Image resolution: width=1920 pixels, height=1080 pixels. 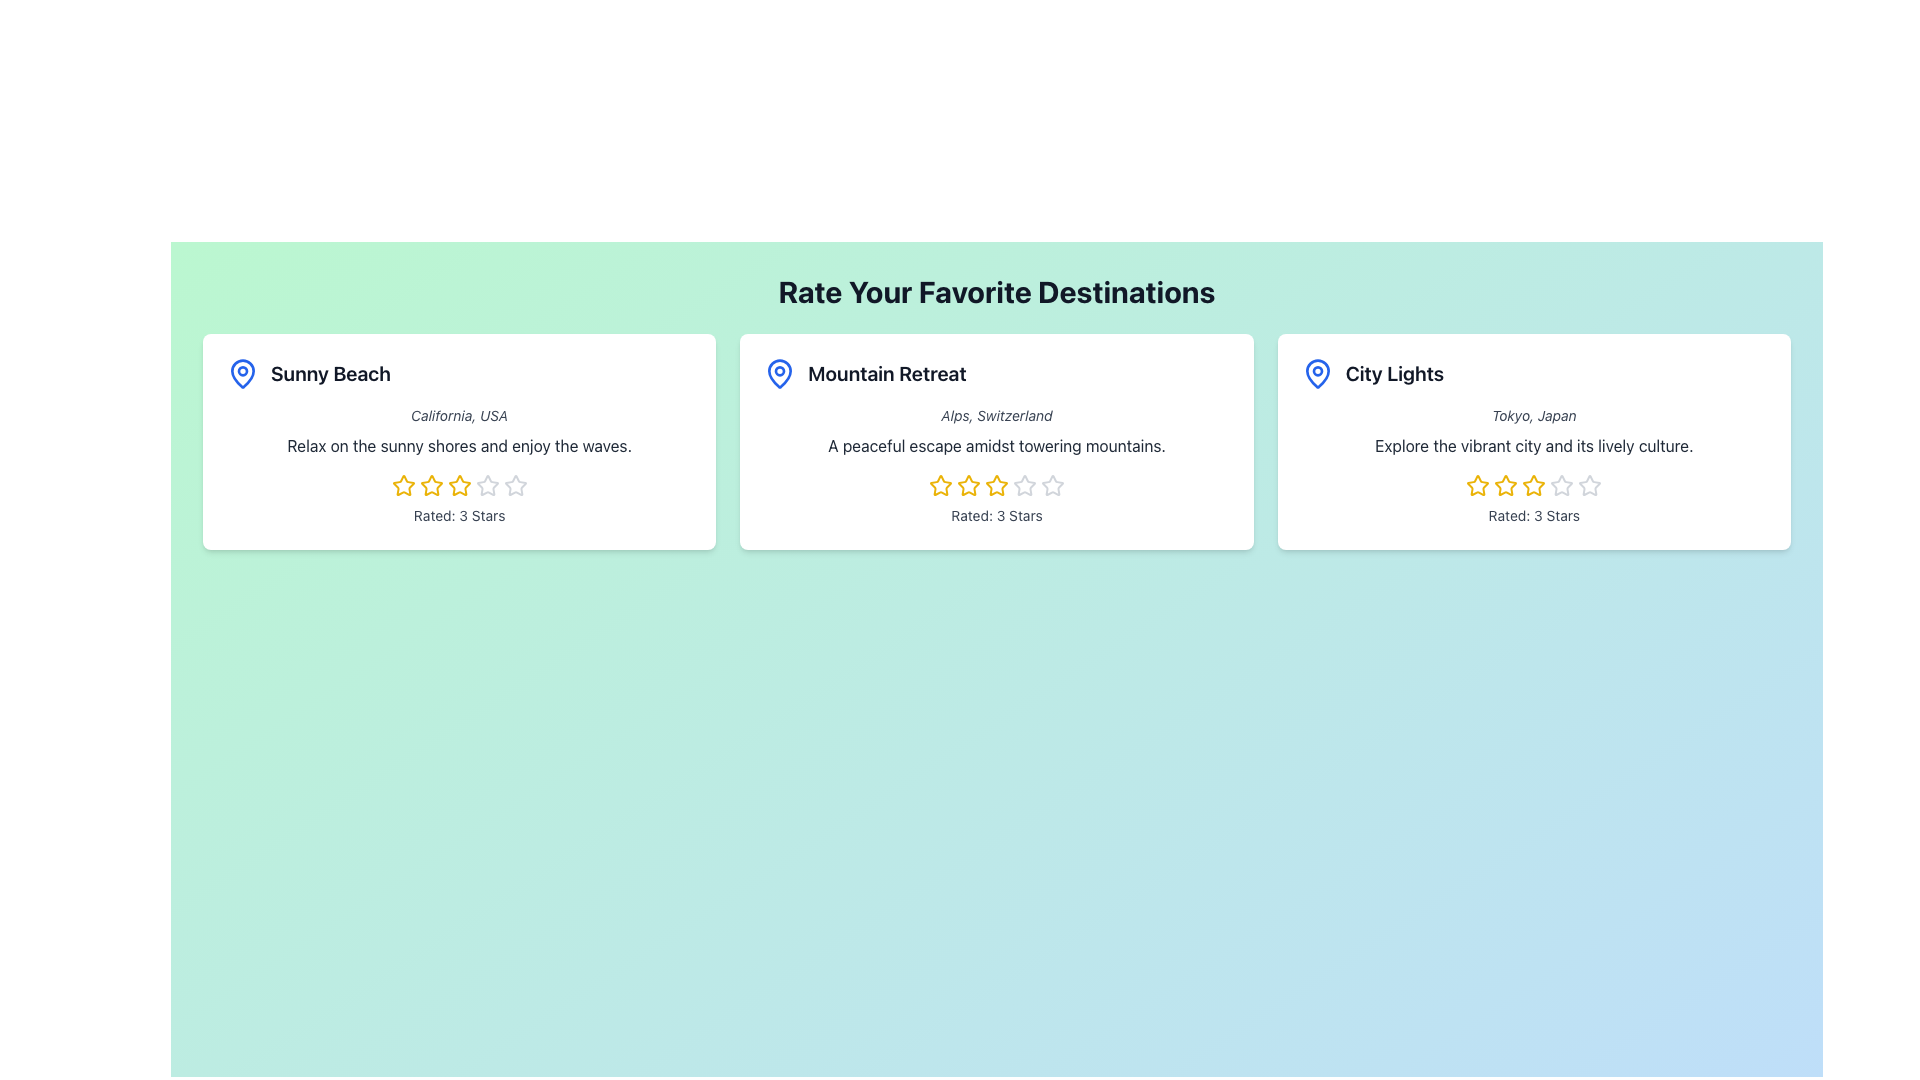 What do you see at coordinates (487, 486) in the screenshot?
I see `the fifth gray star icon in the five-star rating control for 'Sunny Beach', which enlarges upon interaction` at bounding box center [487, 486].